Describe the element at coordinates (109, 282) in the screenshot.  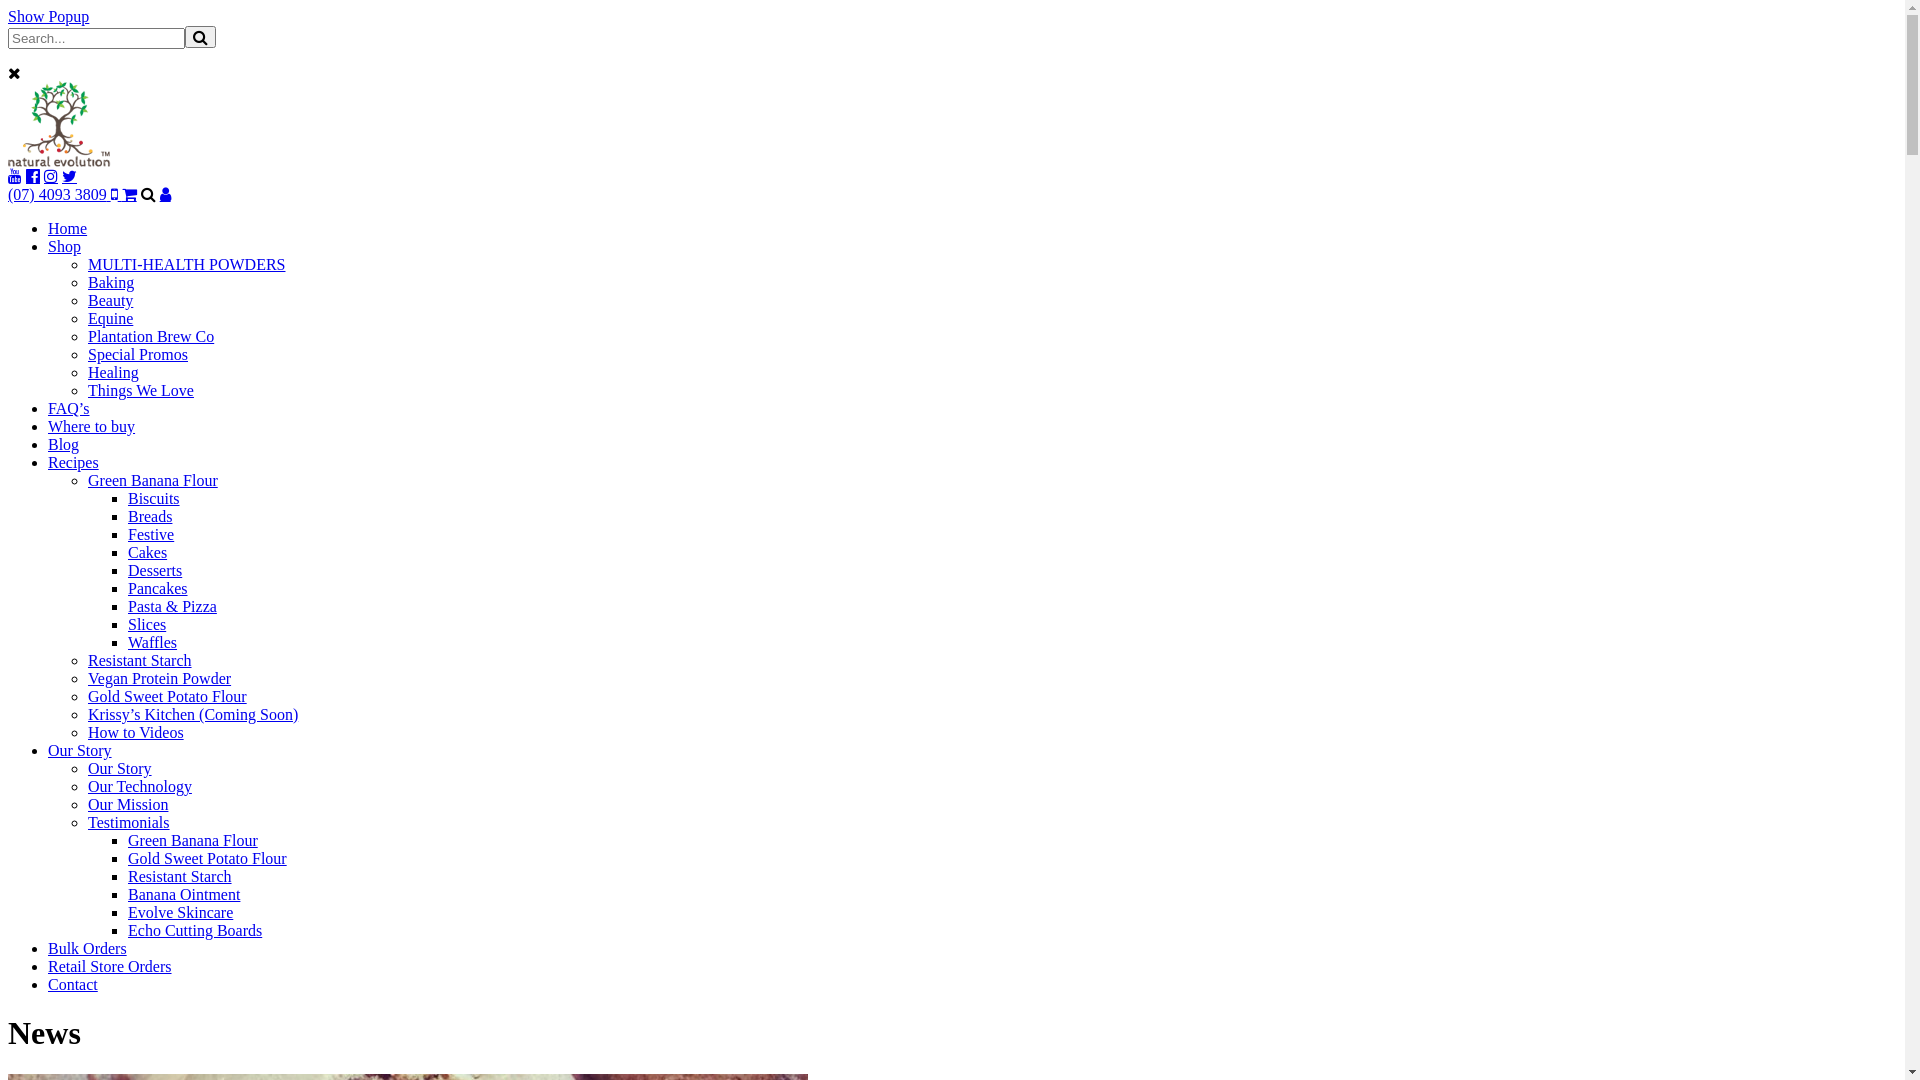
I see `'Baking'` at that location.